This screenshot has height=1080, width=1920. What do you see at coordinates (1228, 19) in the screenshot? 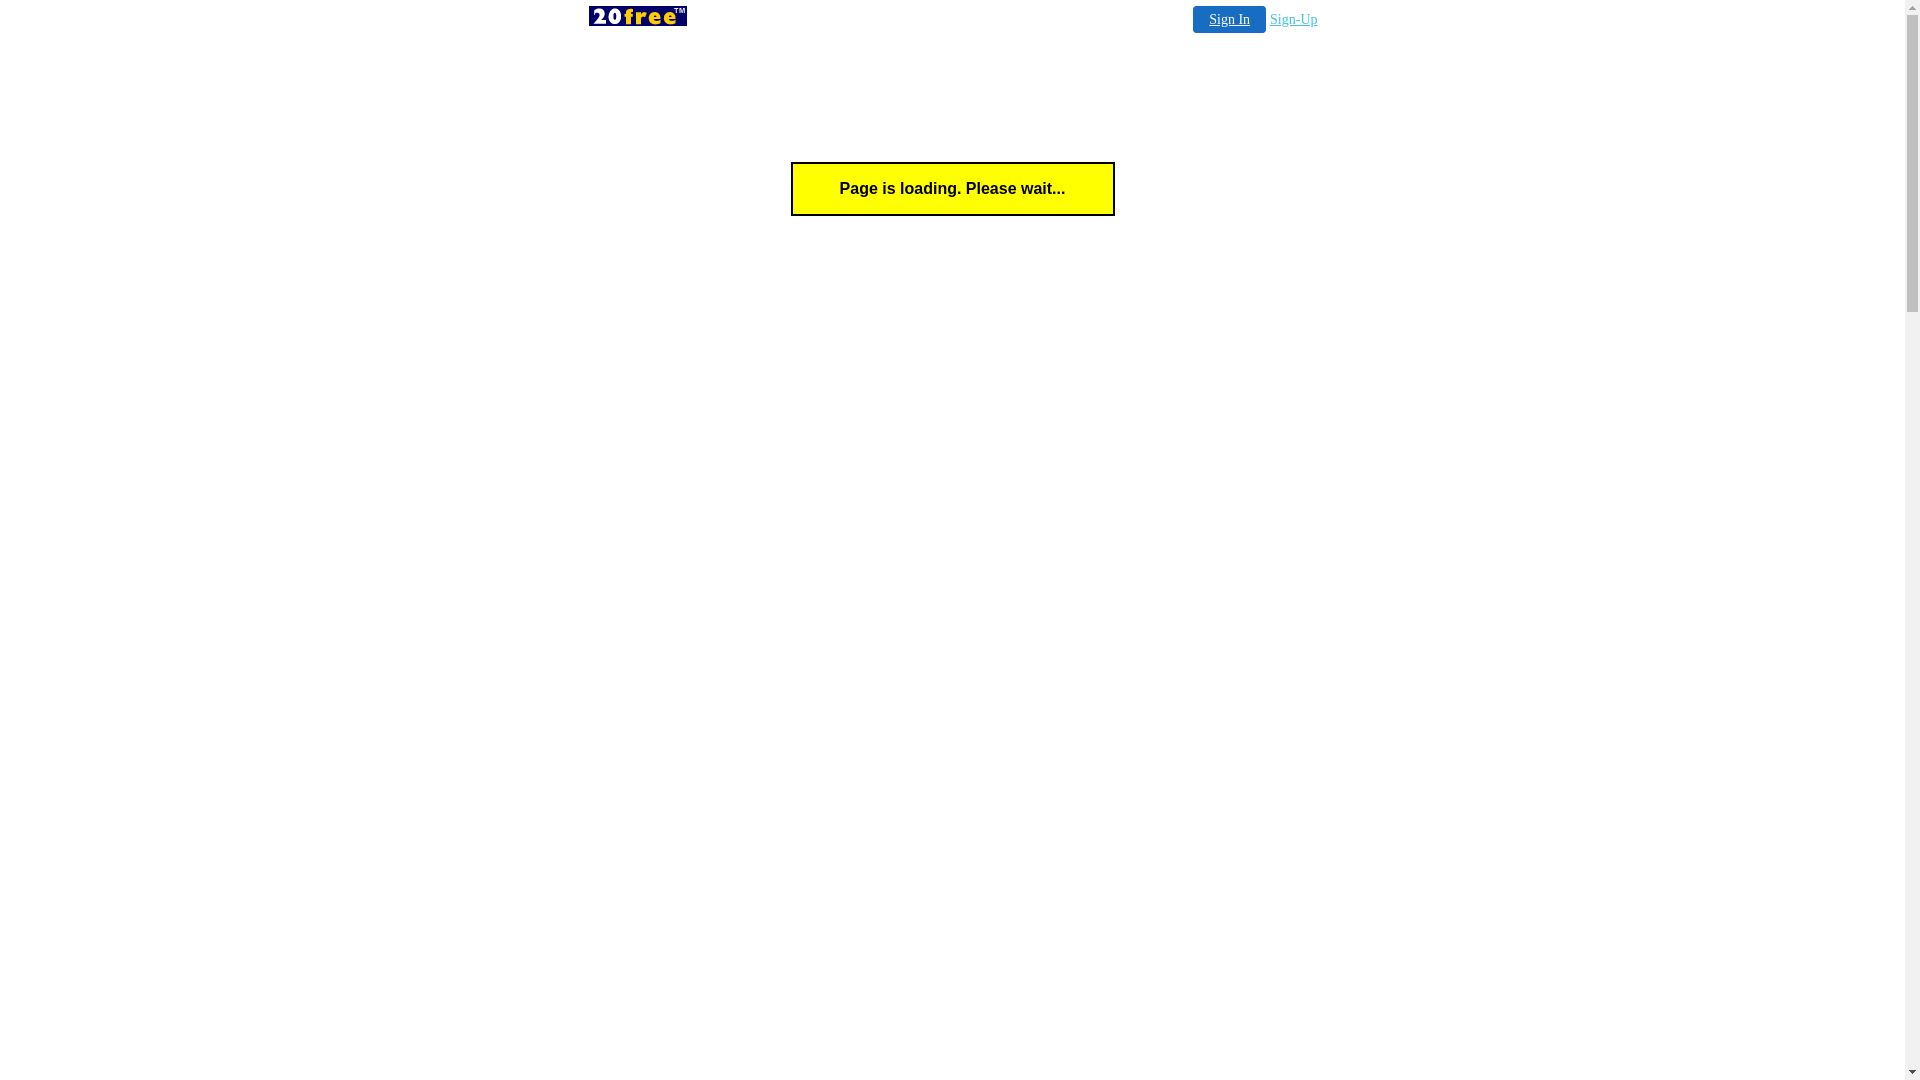
I see `'Sign In'` at bounding box center [1228, 19].